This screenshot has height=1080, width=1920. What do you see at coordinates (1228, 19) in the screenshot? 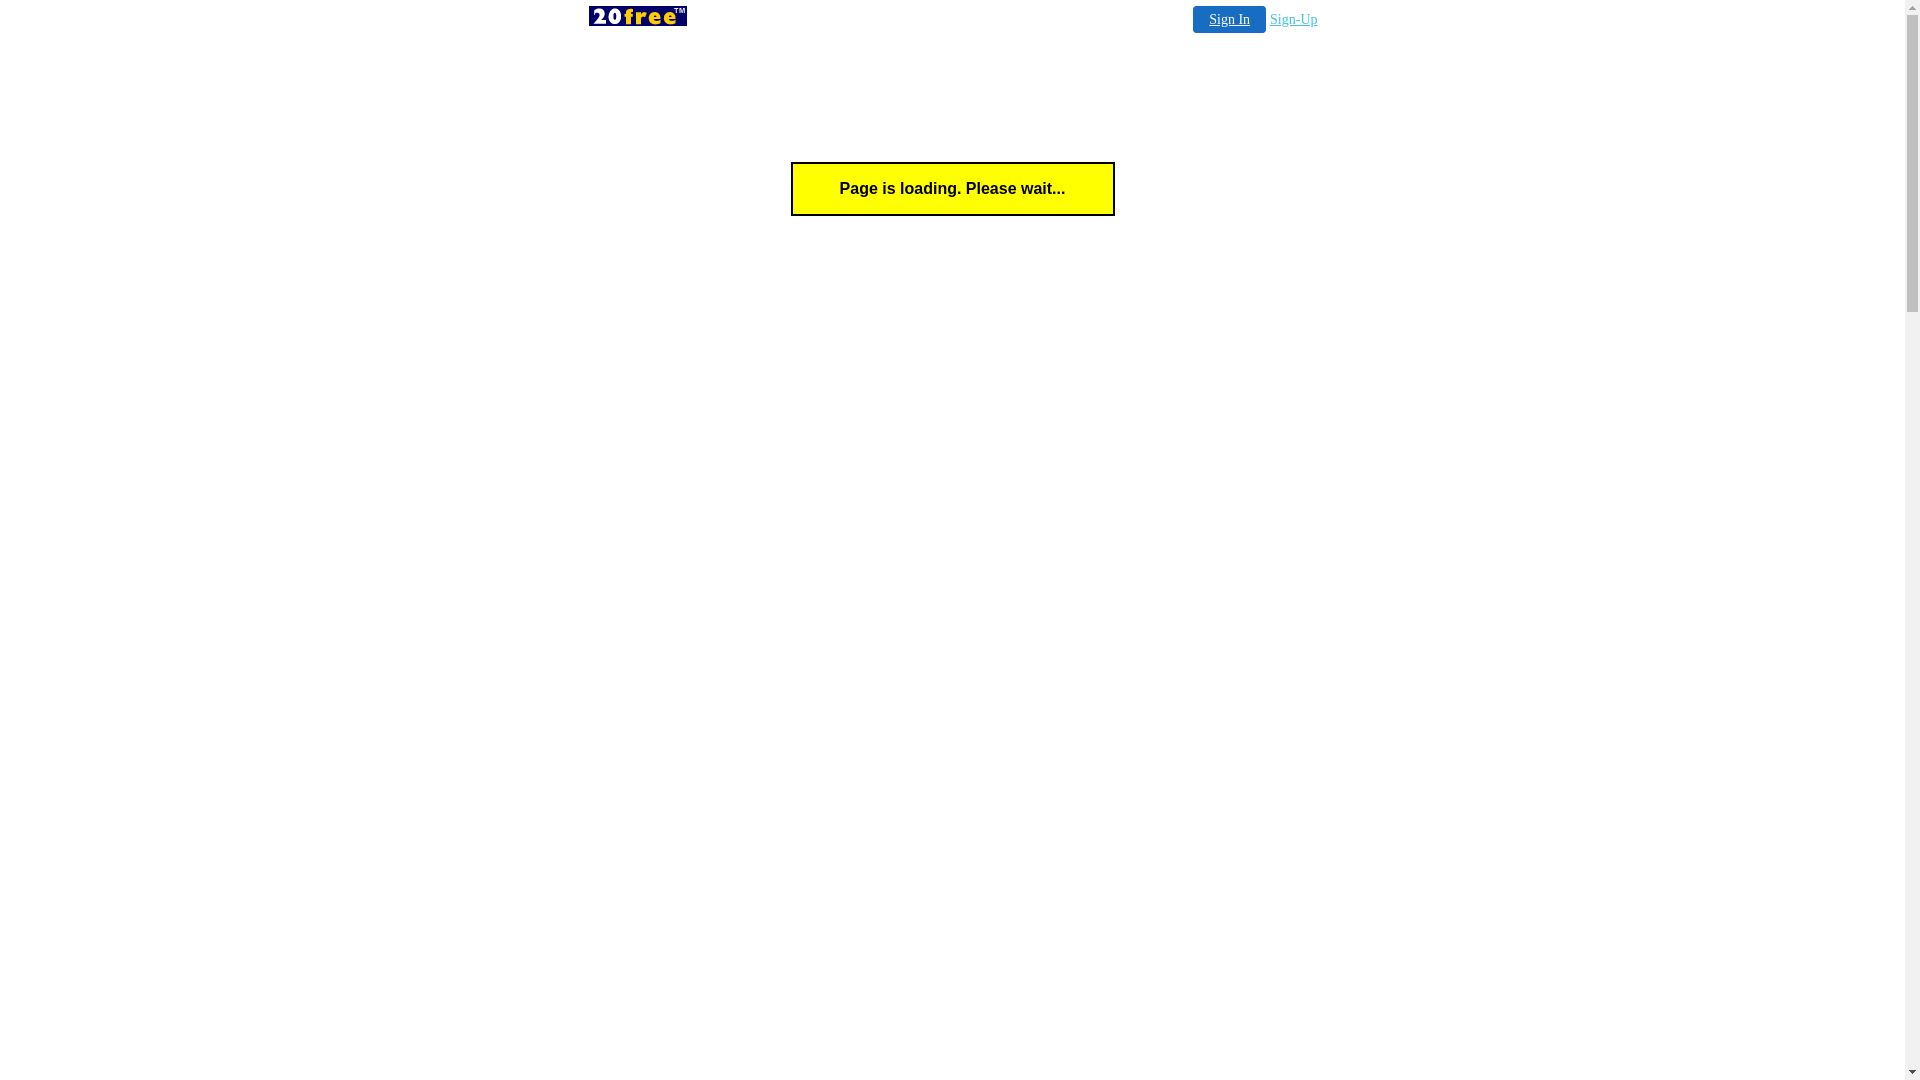
I see `'Sign In'` at bounding box center [1228, 19].